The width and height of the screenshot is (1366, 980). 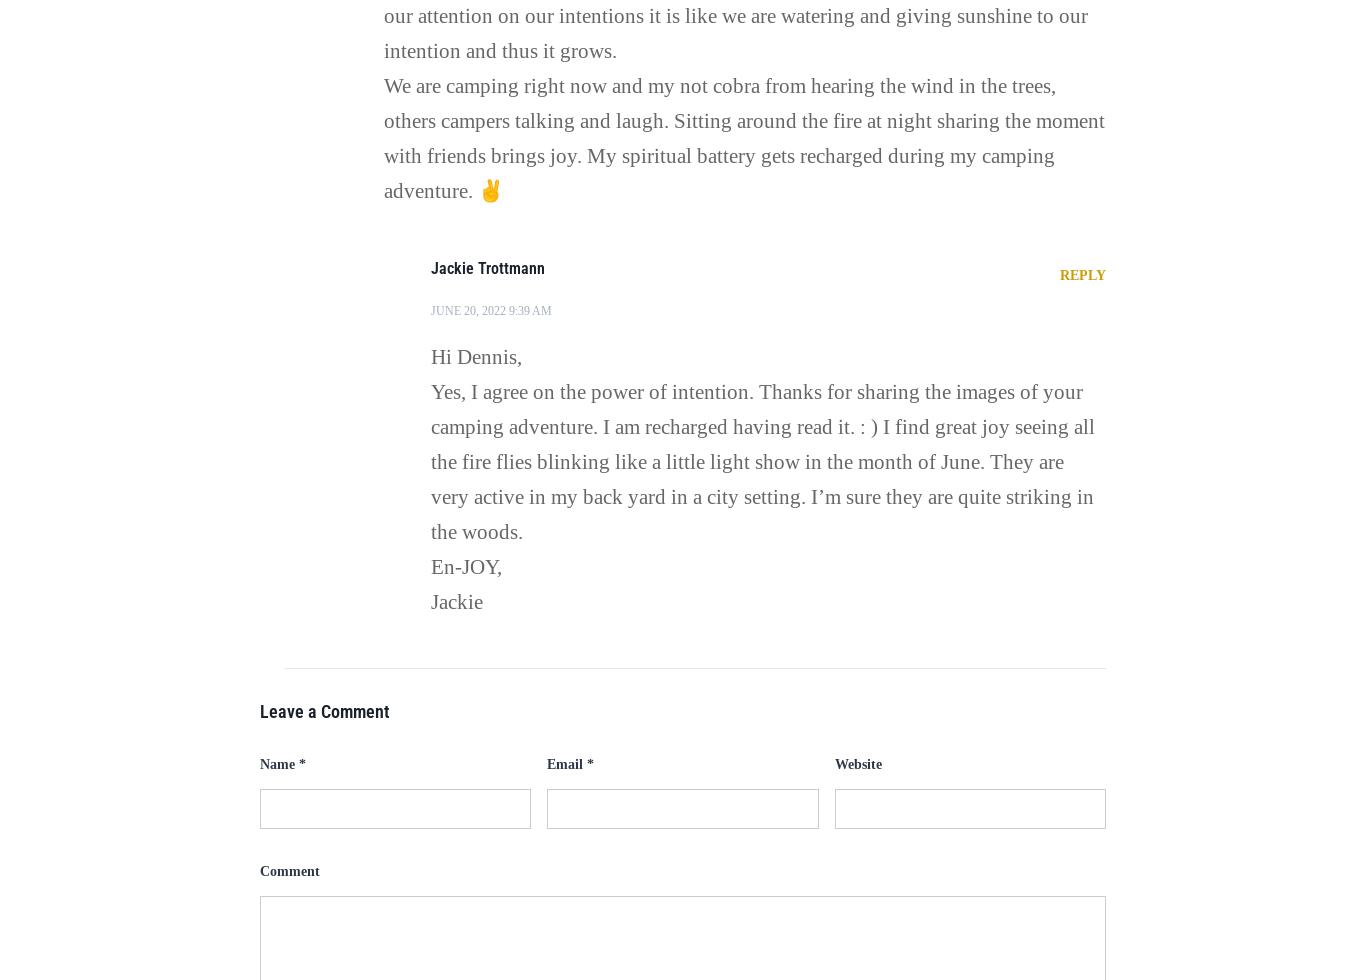 I want to click on 'June 20, 2022 9:39 am', so click(x=491, y=309).